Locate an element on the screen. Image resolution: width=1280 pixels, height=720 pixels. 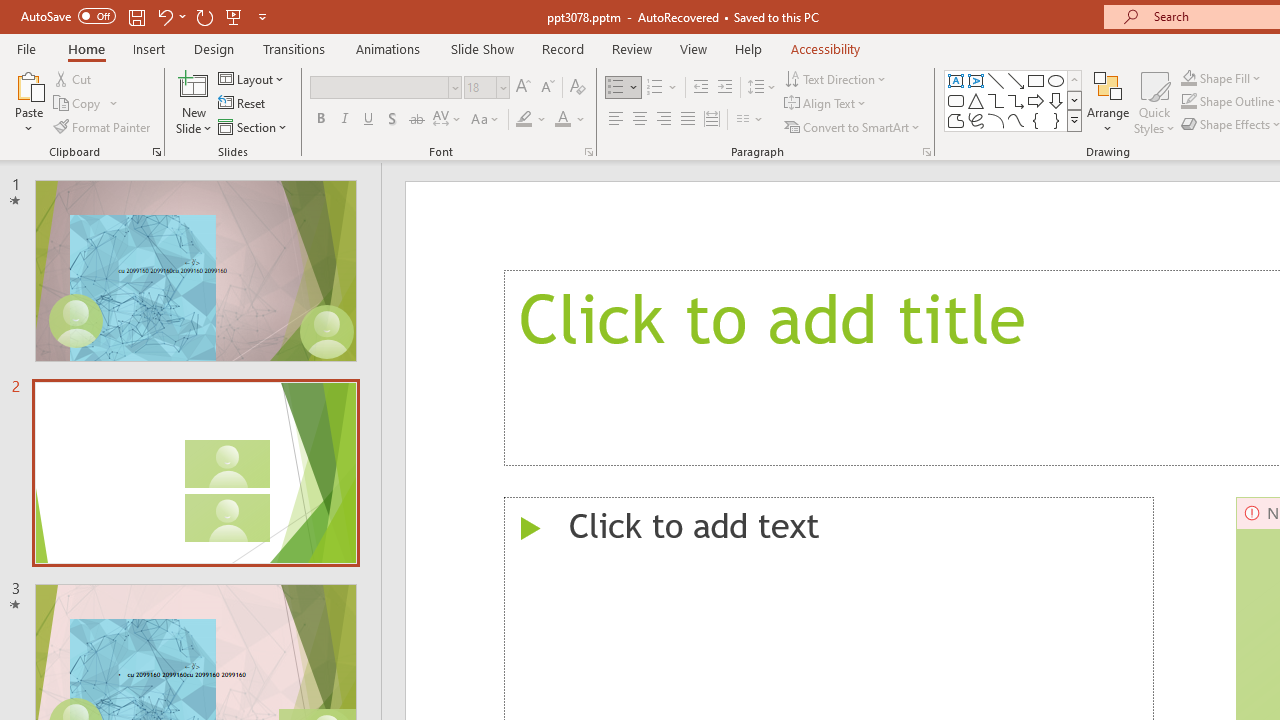
'Vertical Text Box' is located at coordinates (976, 80).